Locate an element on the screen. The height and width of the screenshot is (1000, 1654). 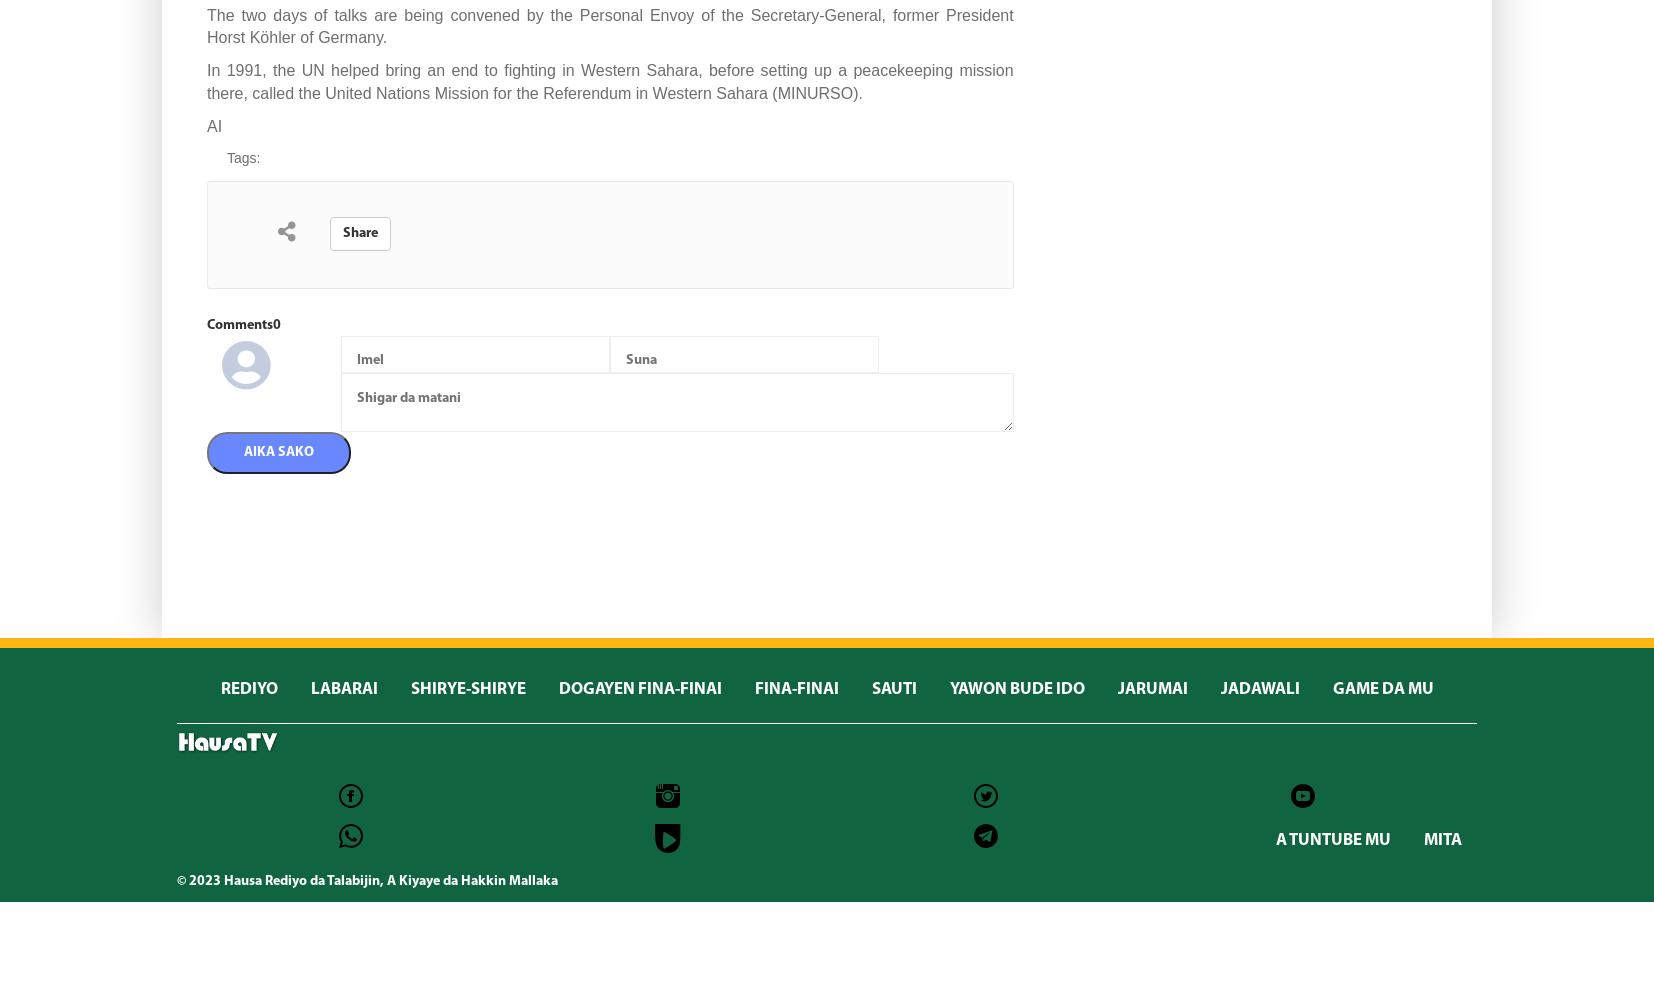
'DOGAYEN FINA-FINAI' is located at coordinates (639, 688).